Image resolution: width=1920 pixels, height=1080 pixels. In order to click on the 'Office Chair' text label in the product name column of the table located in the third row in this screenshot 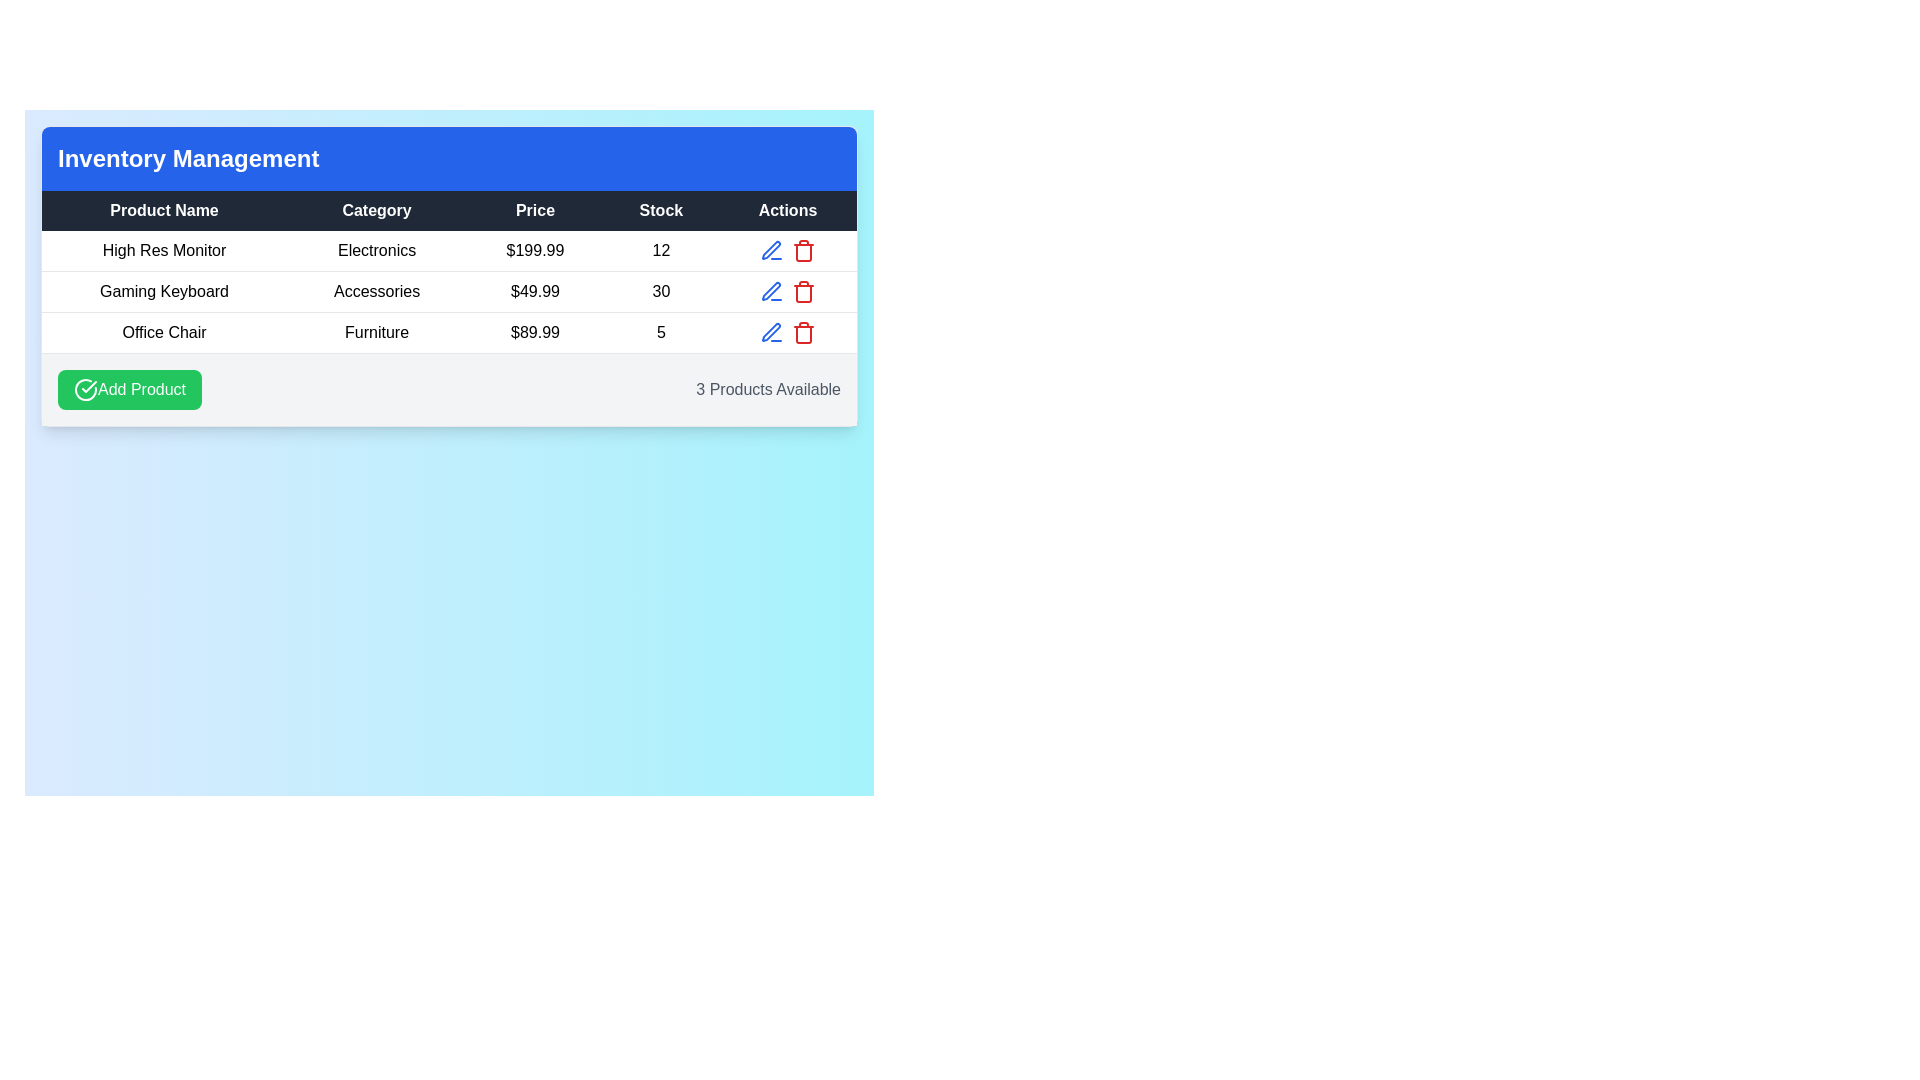, I will do `click(164, 331)`.